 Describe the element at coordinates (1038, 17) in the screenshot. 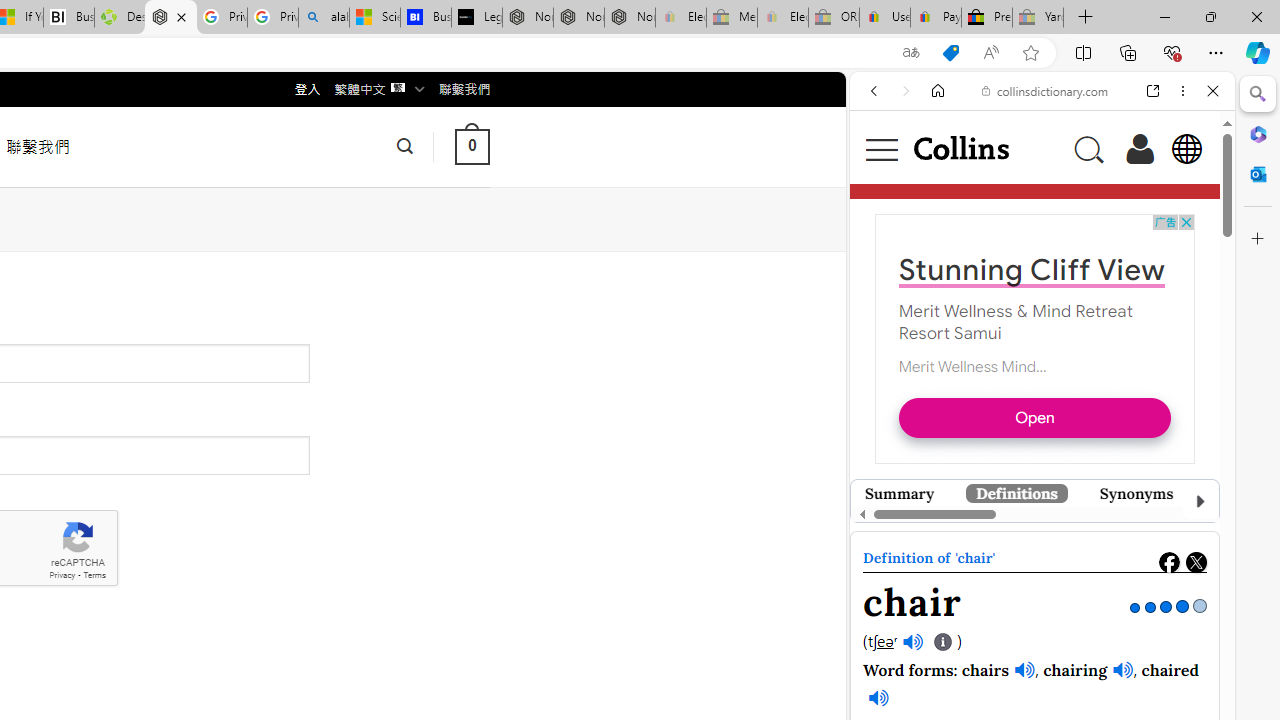

I see `'Yard, Garden & Outdoor Living - Sleeping'` at that location.